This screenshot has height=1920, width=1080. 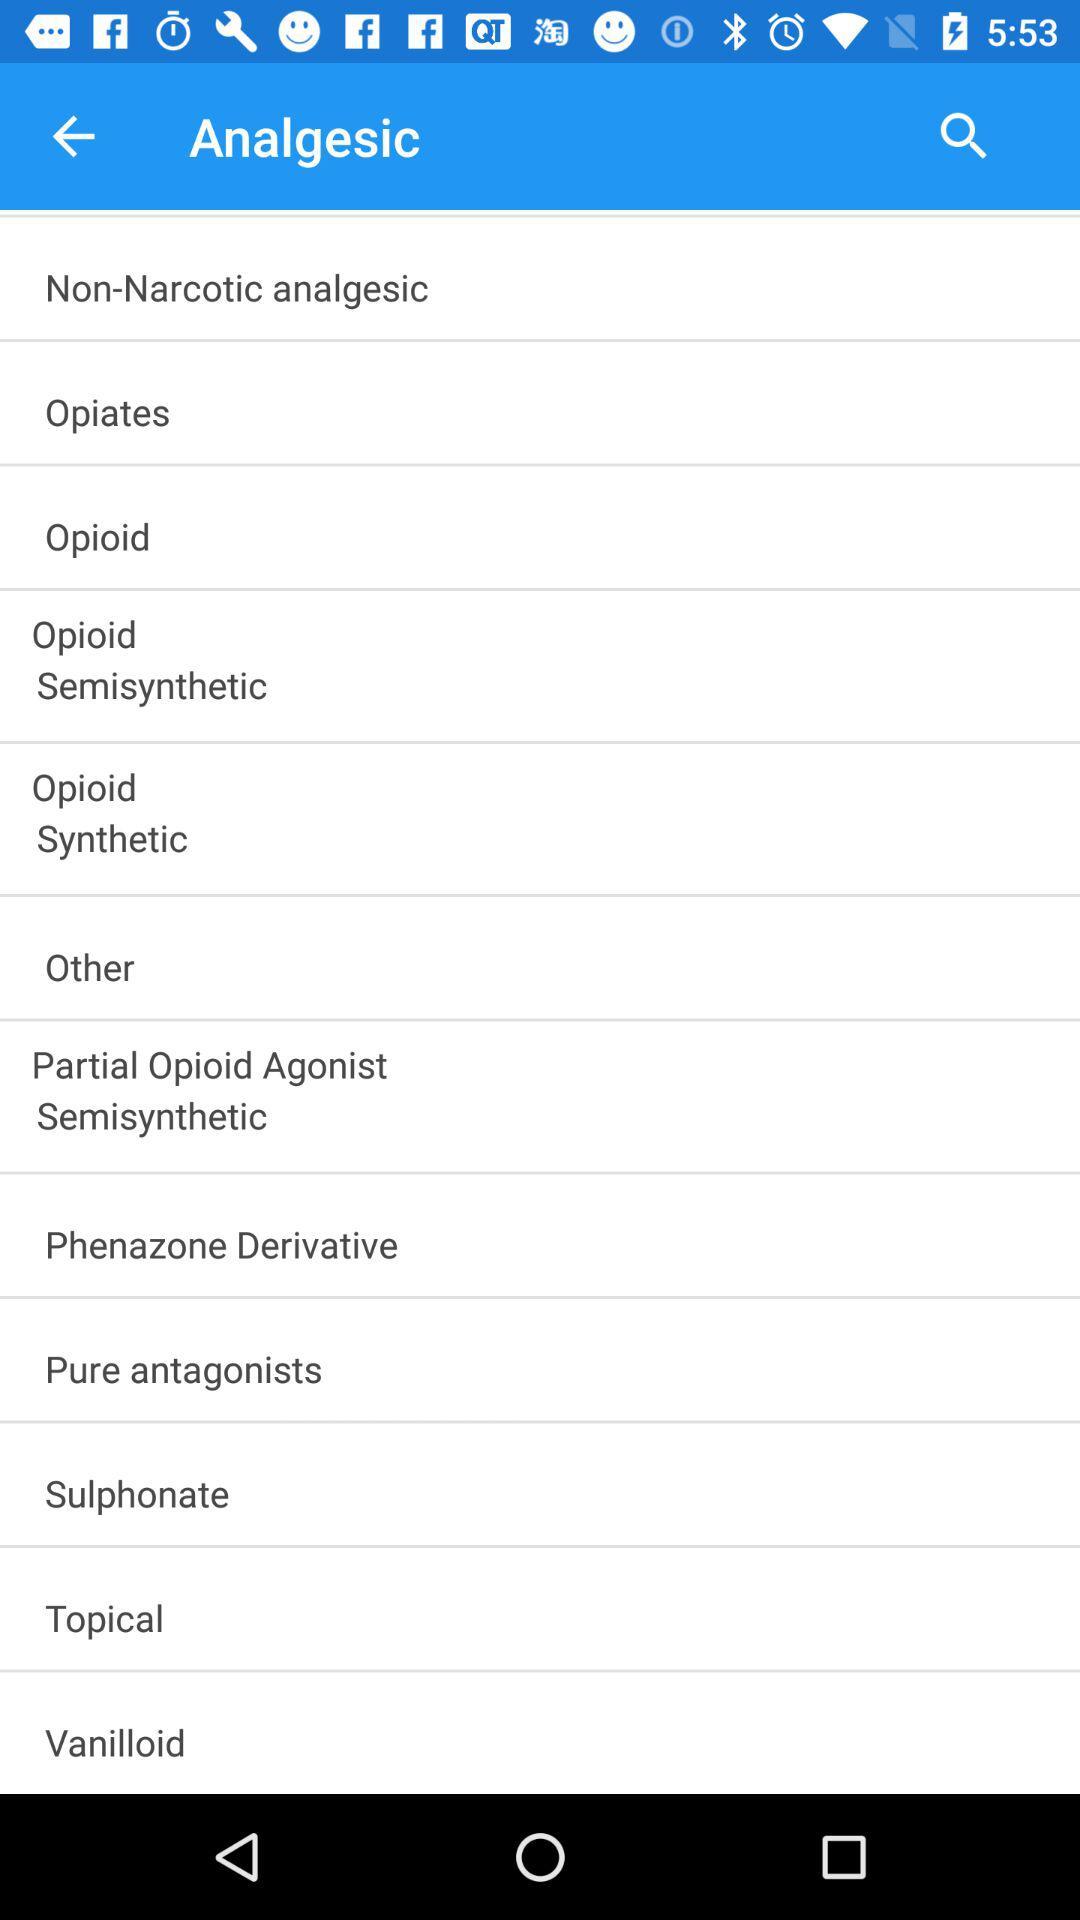 What do you see at coordinates (549, 1486) in the screenshot?
I see `the sulphonate item` at bounding box center [549, 1486].